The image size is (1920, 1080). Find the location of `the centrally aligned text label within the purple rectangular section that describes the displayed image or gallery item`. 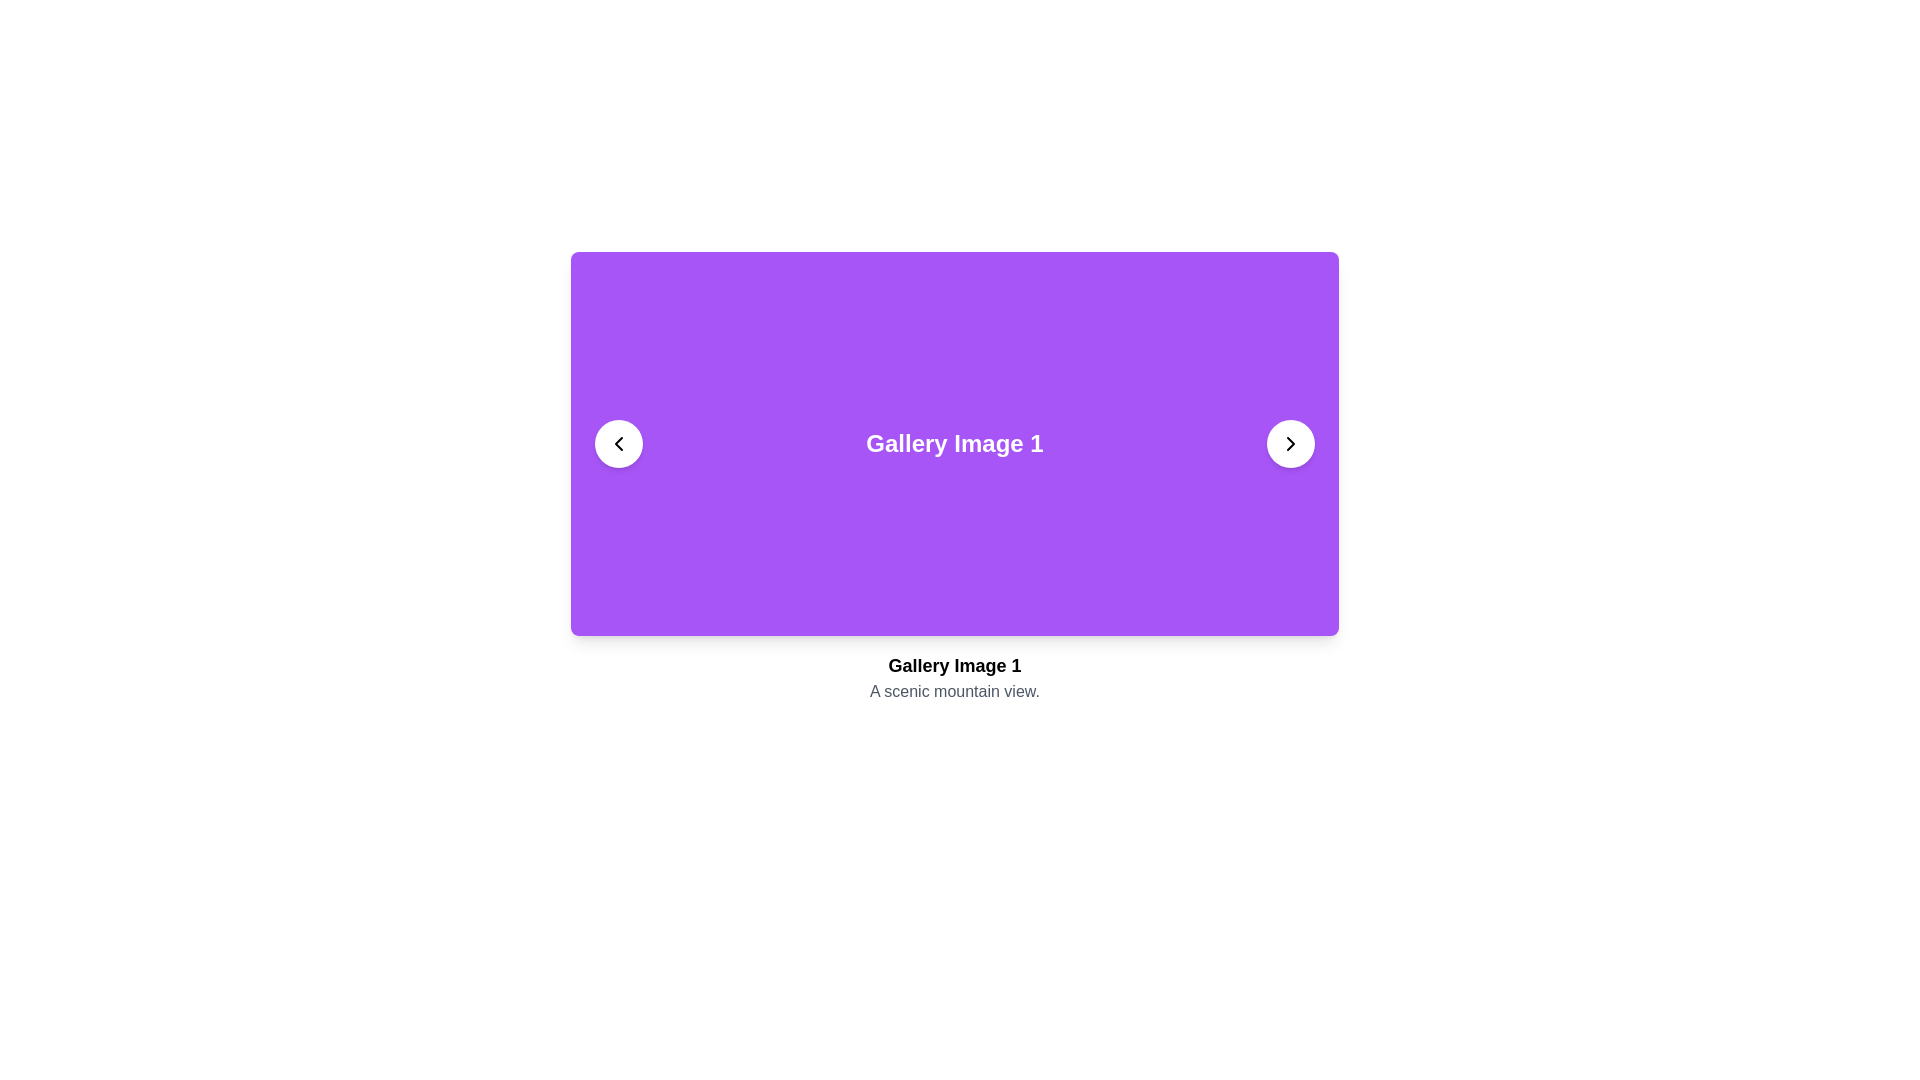

the centrally aligned text label within the purple rectangular section that describes the displayed image or gallery item is located at coordinates (954, 442).